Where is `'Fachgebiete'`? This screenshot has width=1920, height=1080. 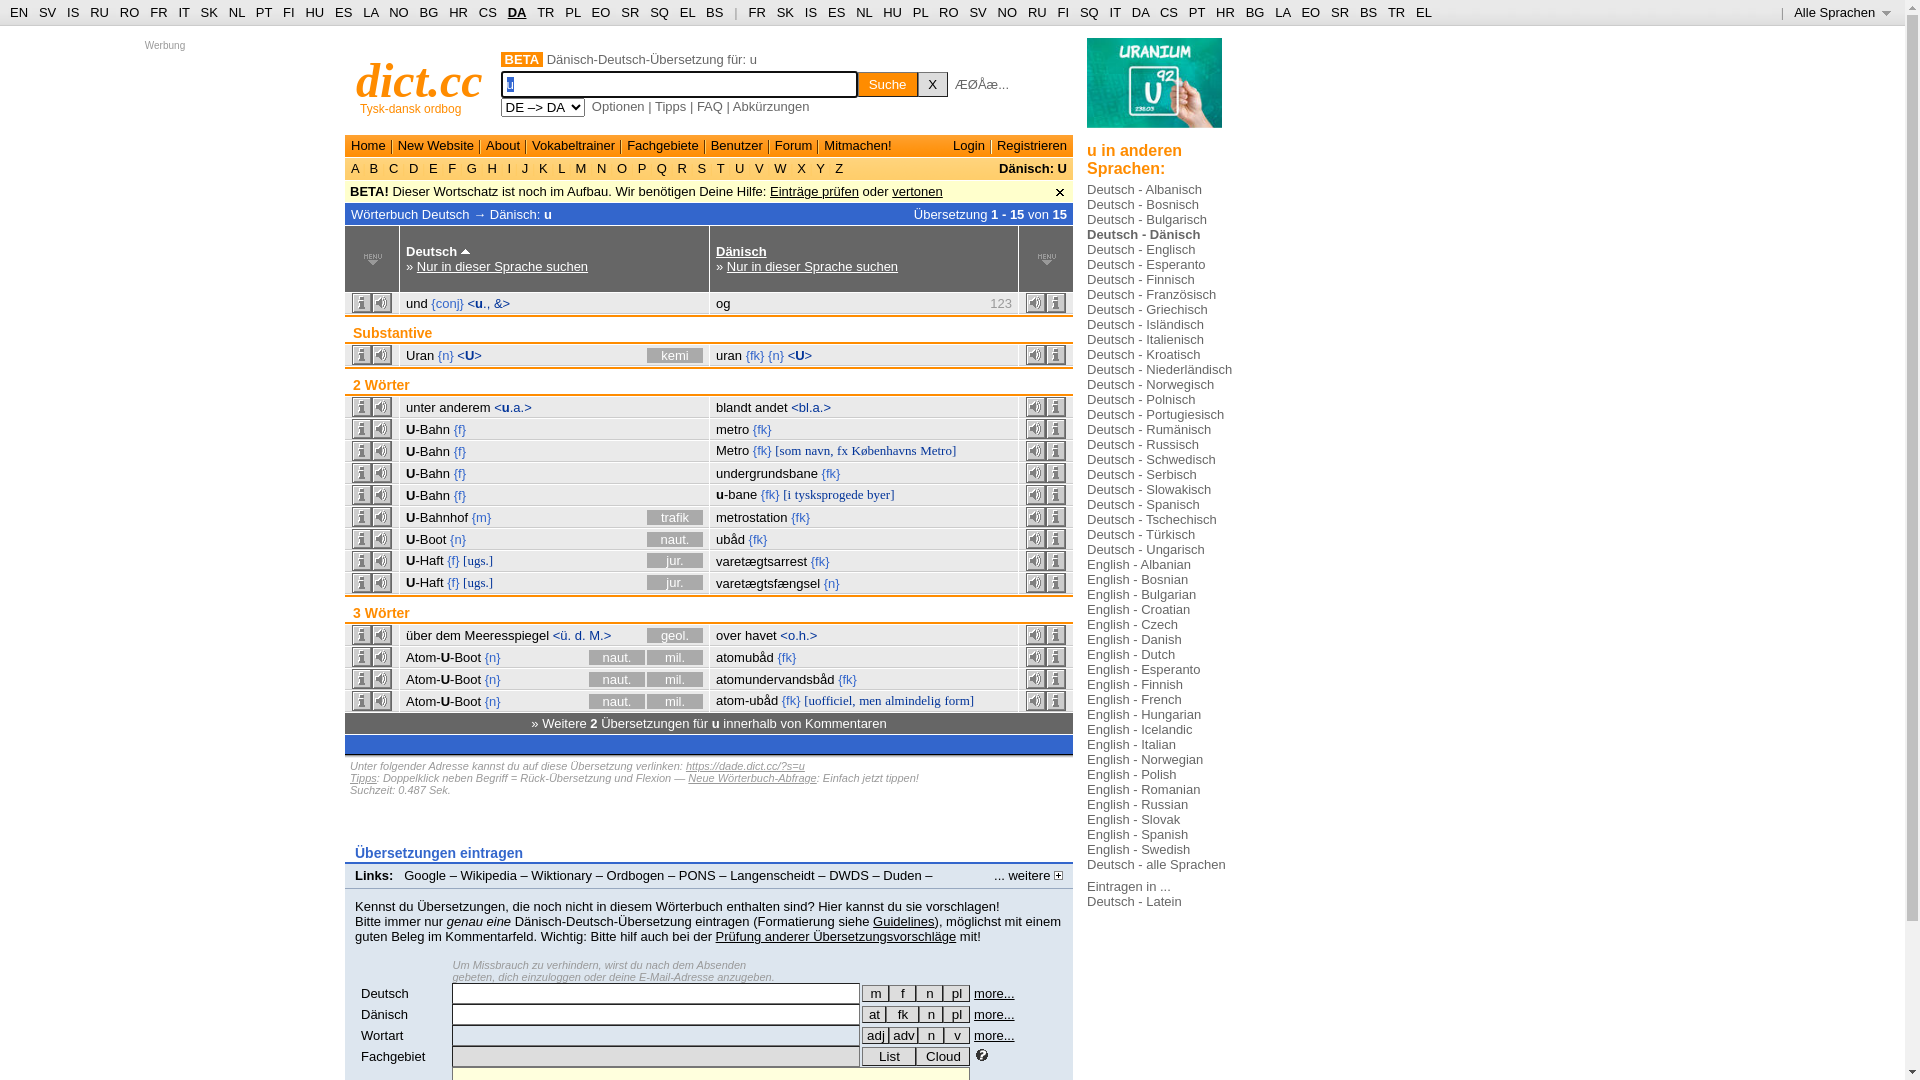
'Fachgebiete' is located at coordinates (662, 144).